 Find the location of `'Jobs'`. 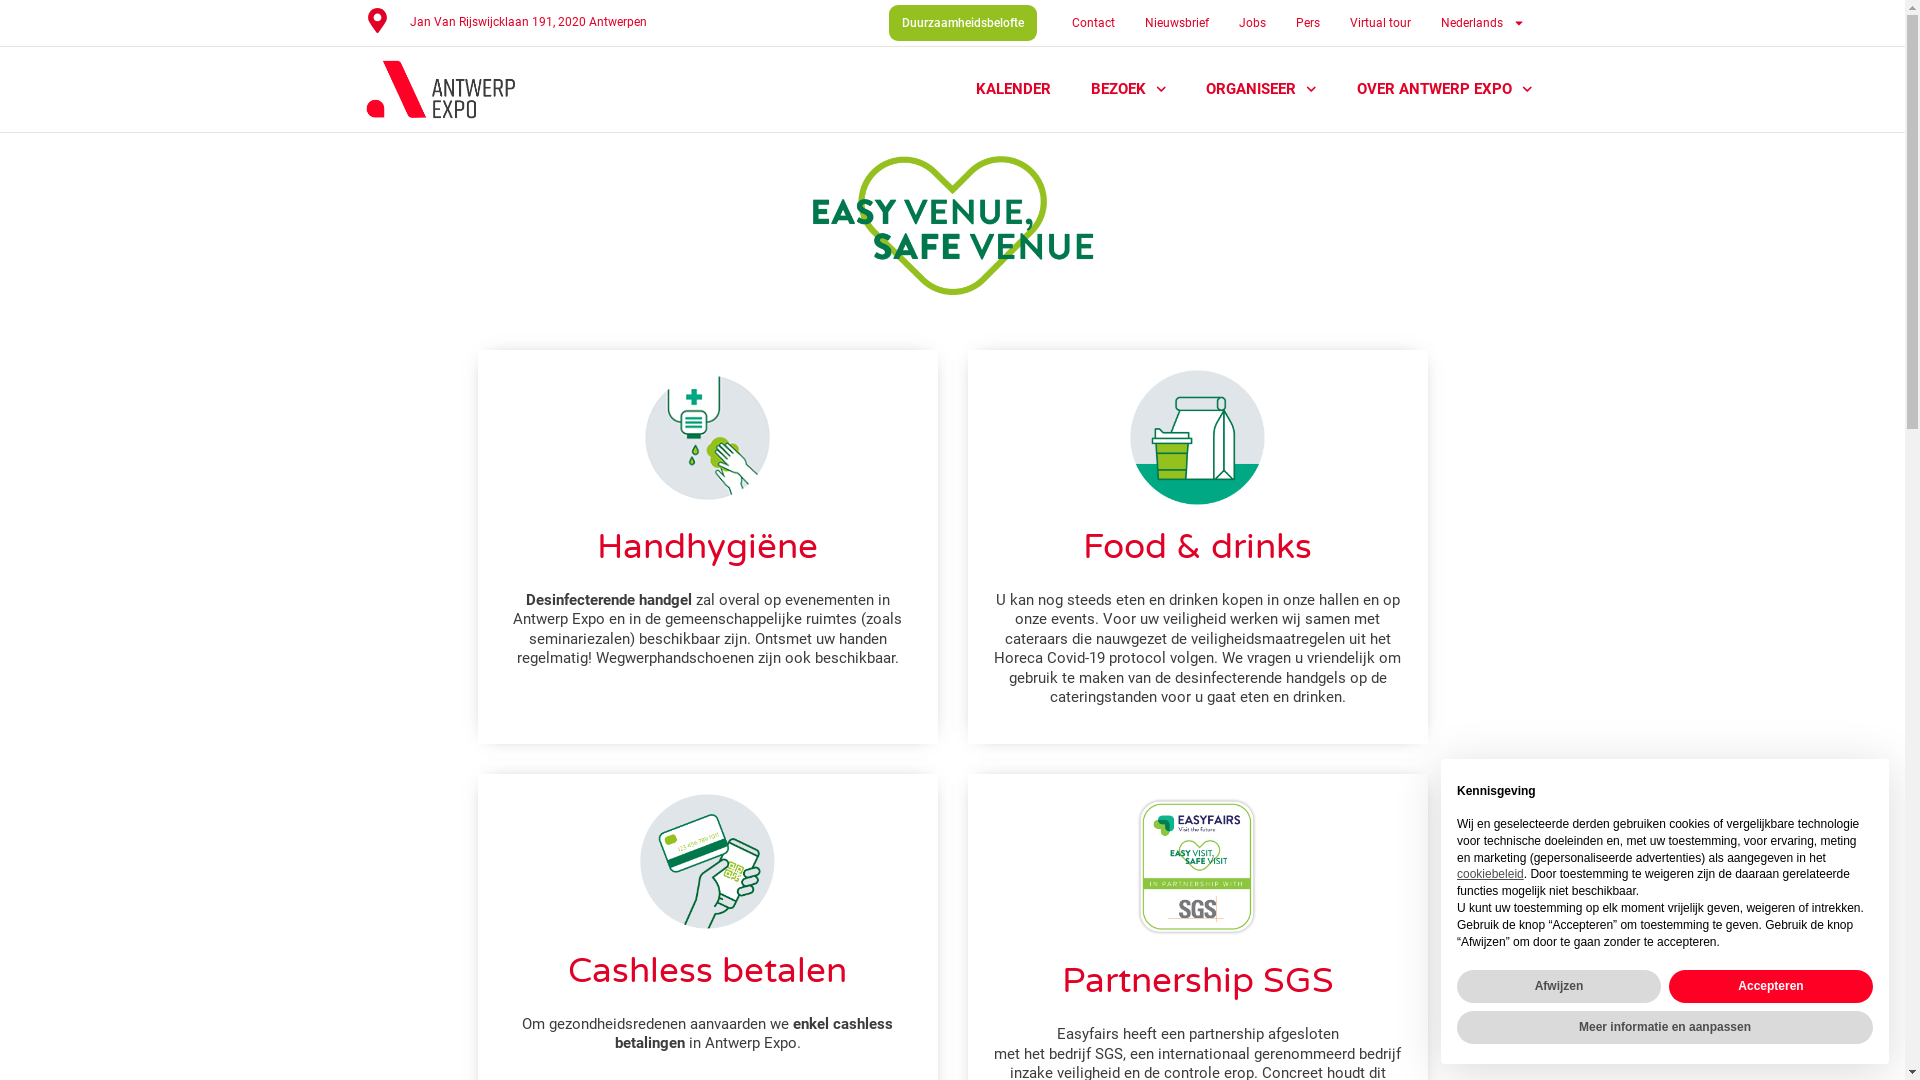

'Jobs' is located at coordinates (1251, 23).